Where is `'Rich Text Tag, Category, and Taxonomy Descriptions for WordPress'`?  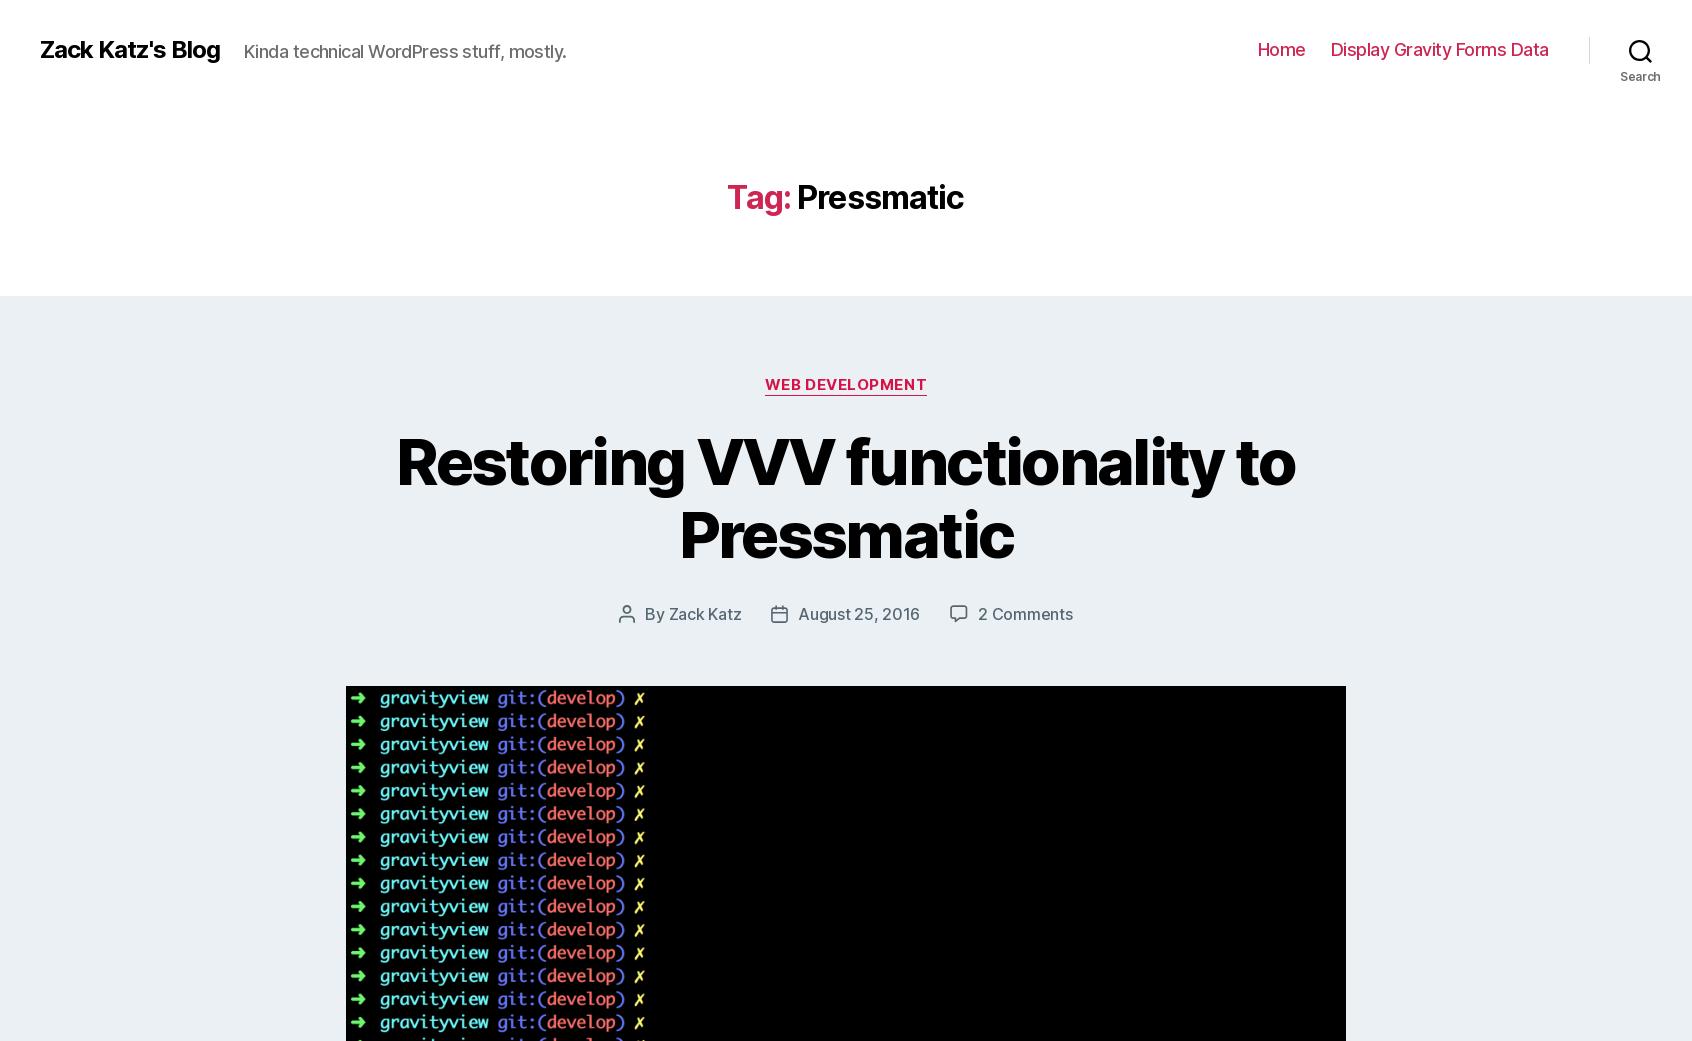
'Rich Text Tag, Category, and Taxonomy Descriptions for WordPress' is located at coordinates (905, 645).